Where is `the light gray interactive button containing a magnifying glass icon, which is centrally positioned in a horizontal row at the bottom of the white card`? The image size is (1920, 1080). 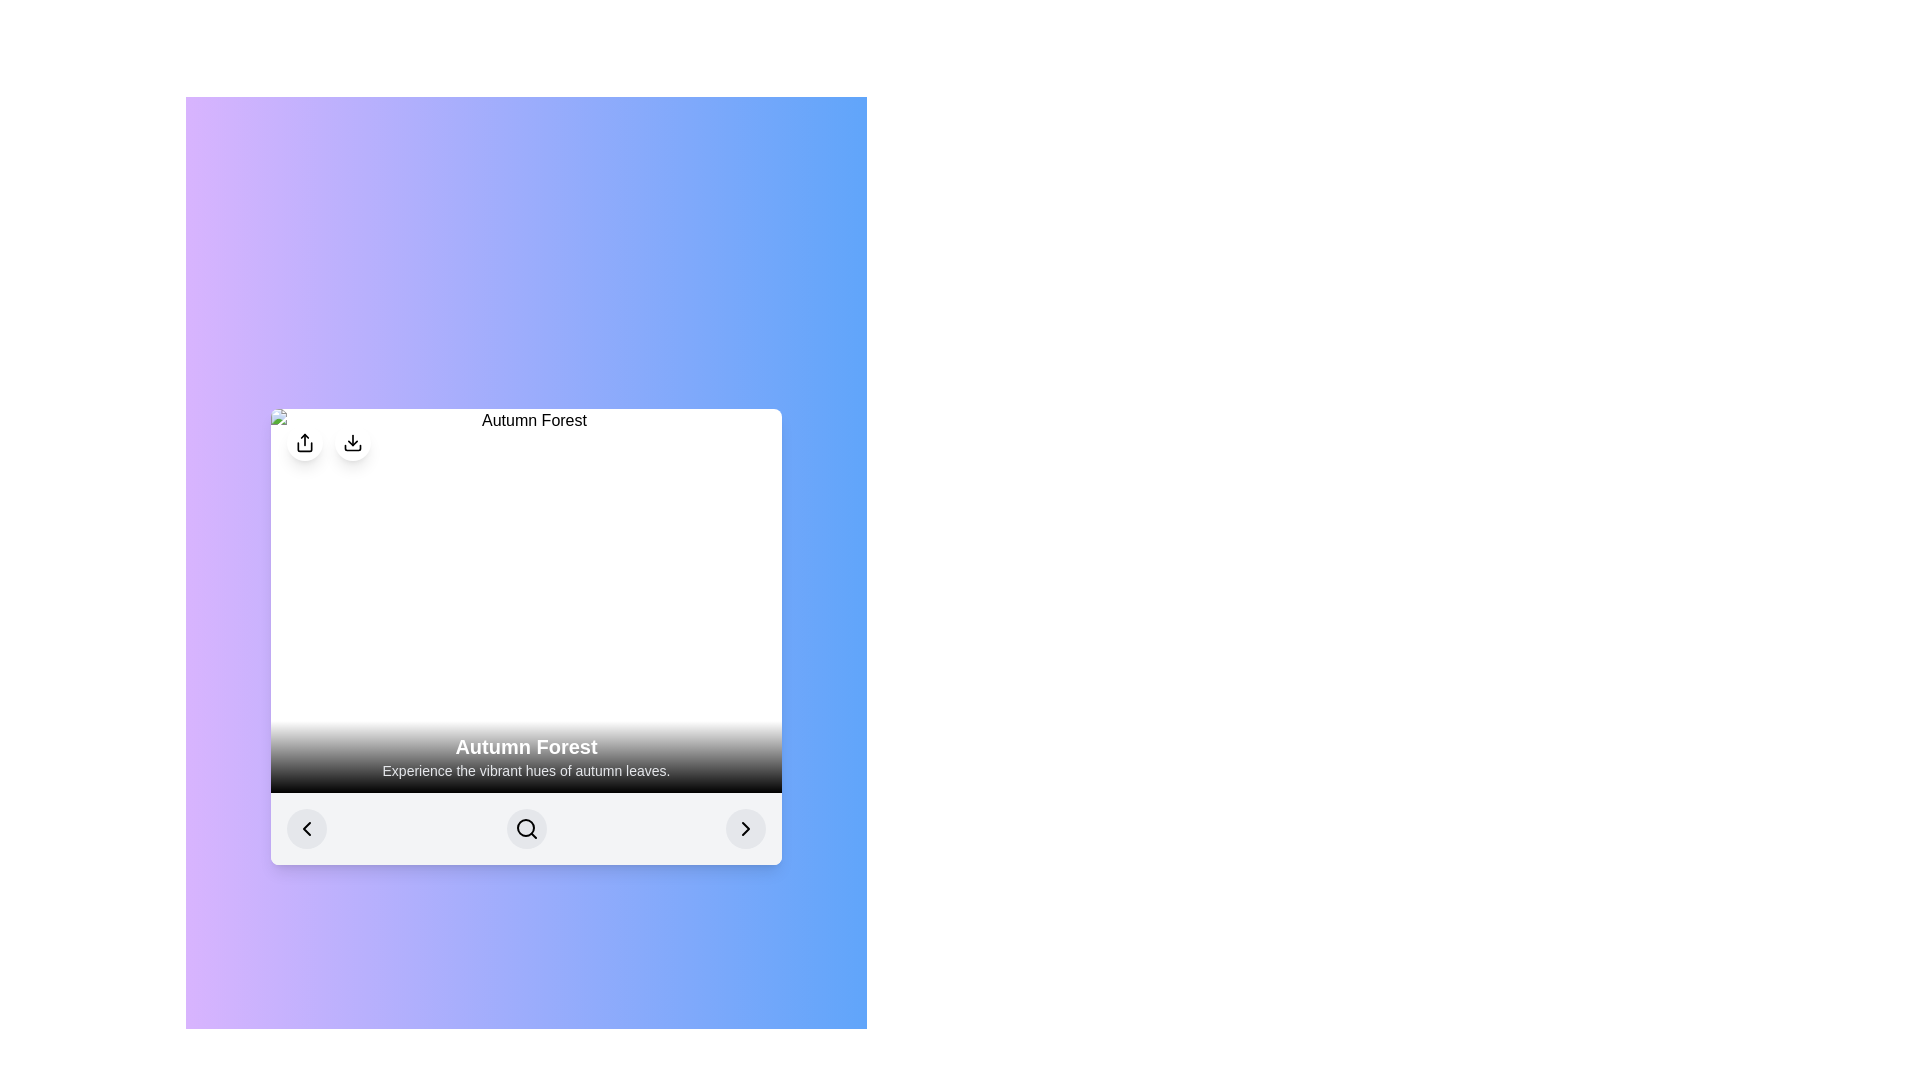 the light gray interactive button containing a magnifying glass icon, which is centrally positioned in a horizontal row at the bottom of the white card is located at coordinates (526, 829).